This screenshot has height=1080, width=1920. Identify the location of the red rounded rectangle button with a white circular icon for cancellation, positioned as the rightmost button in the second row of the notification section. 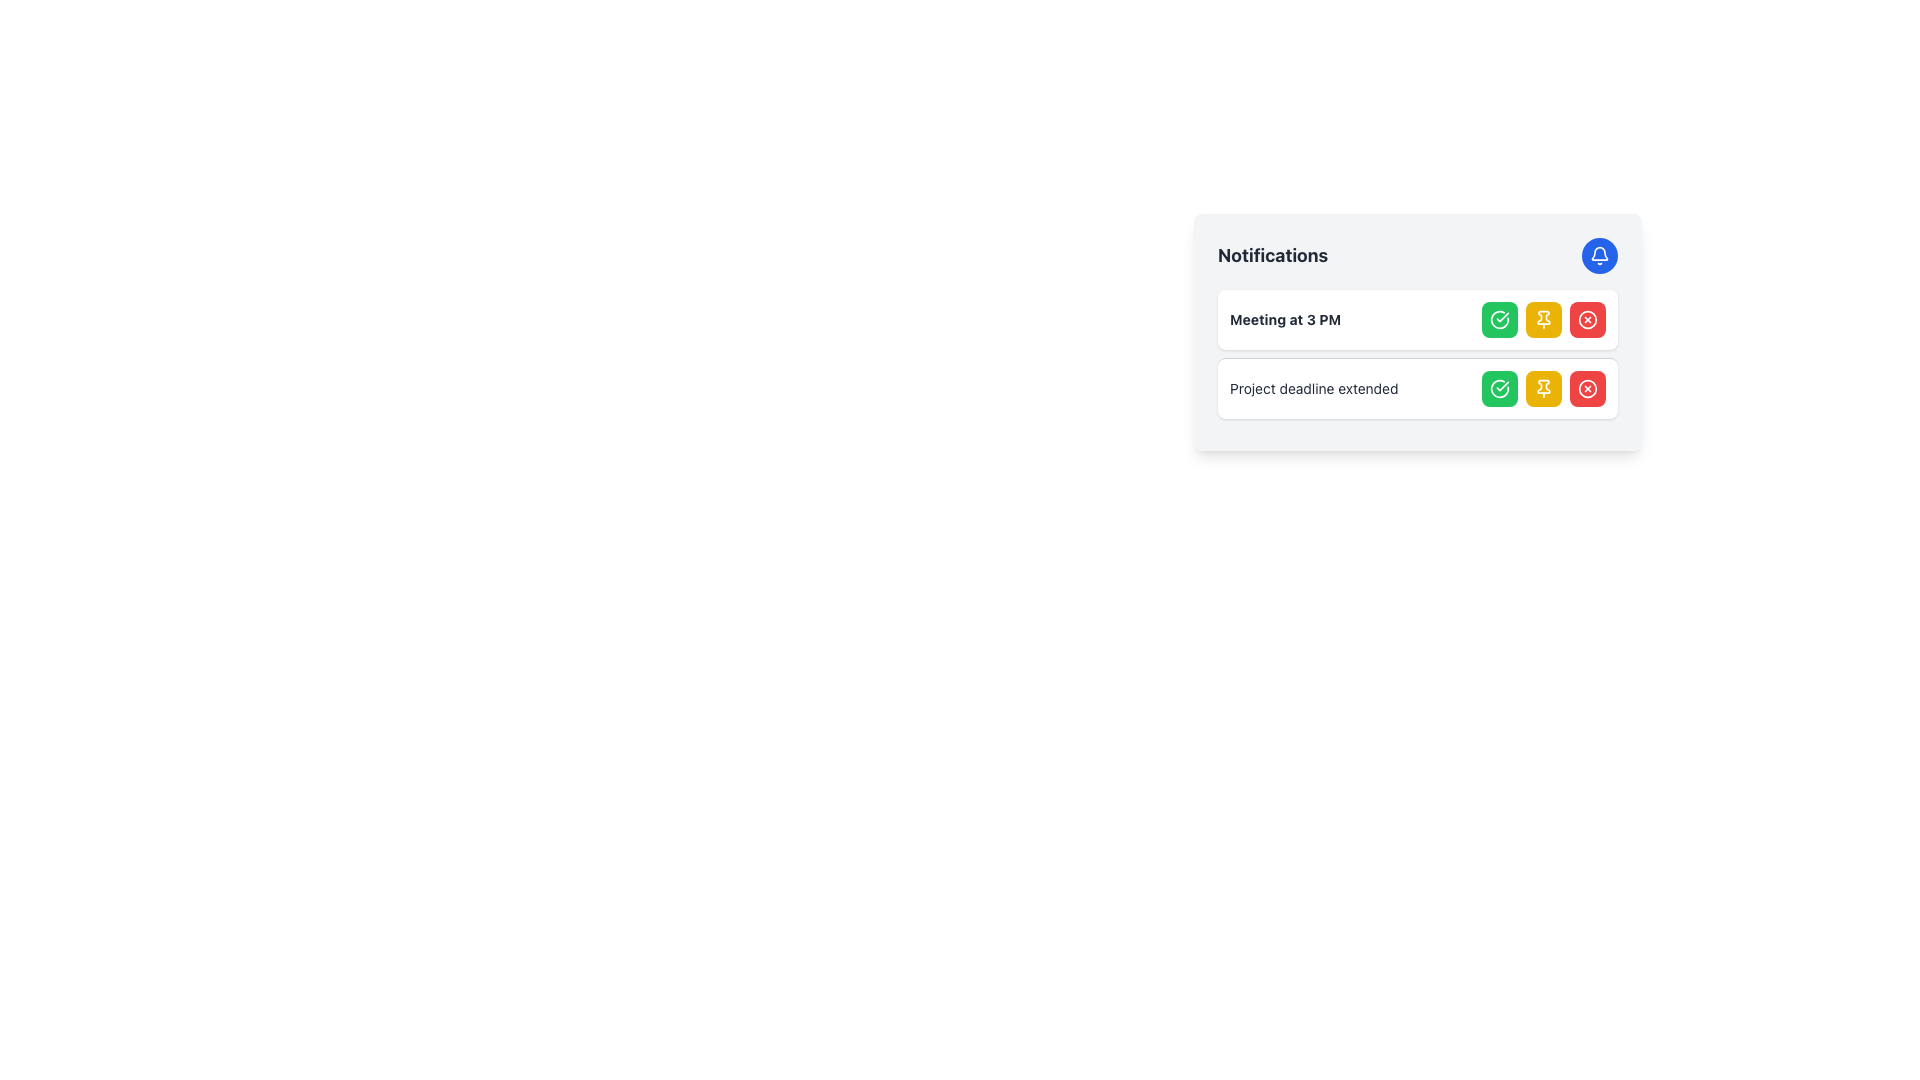
(1587, 389).